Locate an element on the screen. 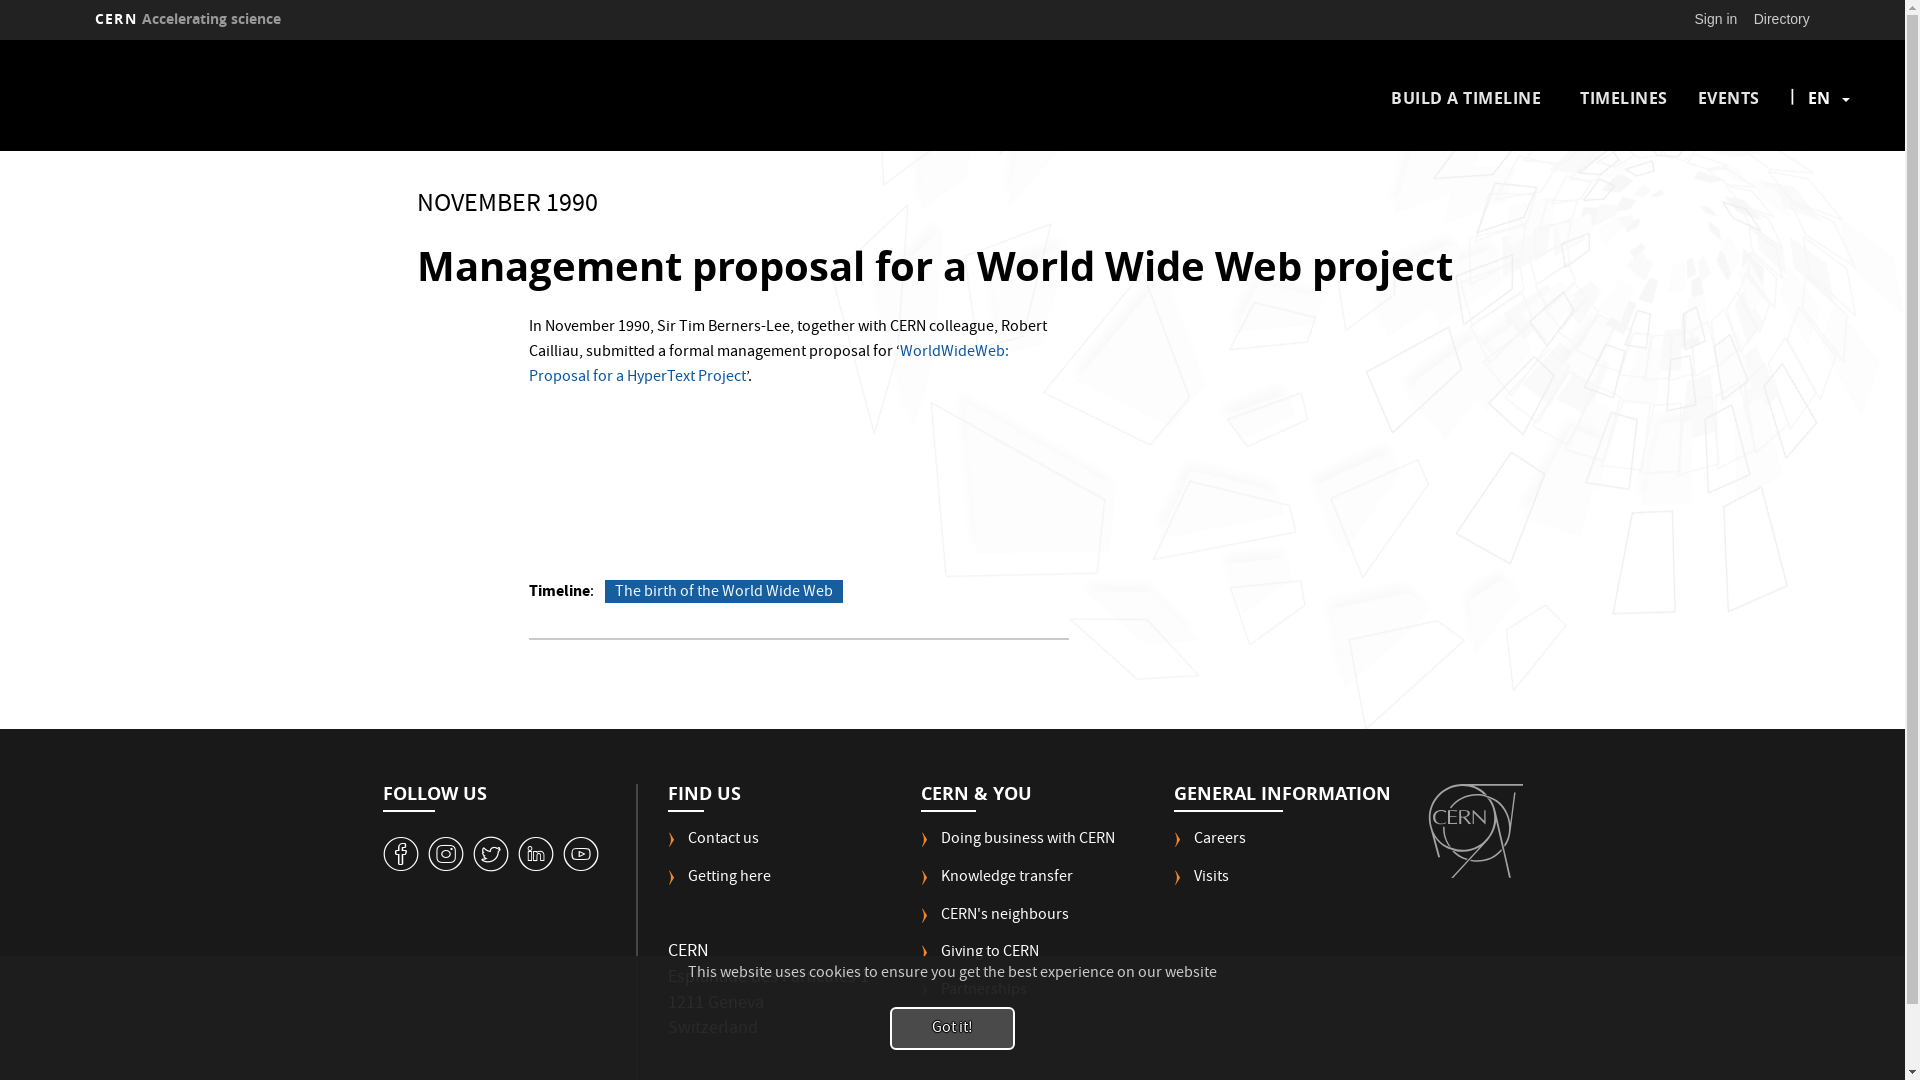 The image size is (1920, 1080). 'TIMELINES' is located at coordinates (1623, 97).